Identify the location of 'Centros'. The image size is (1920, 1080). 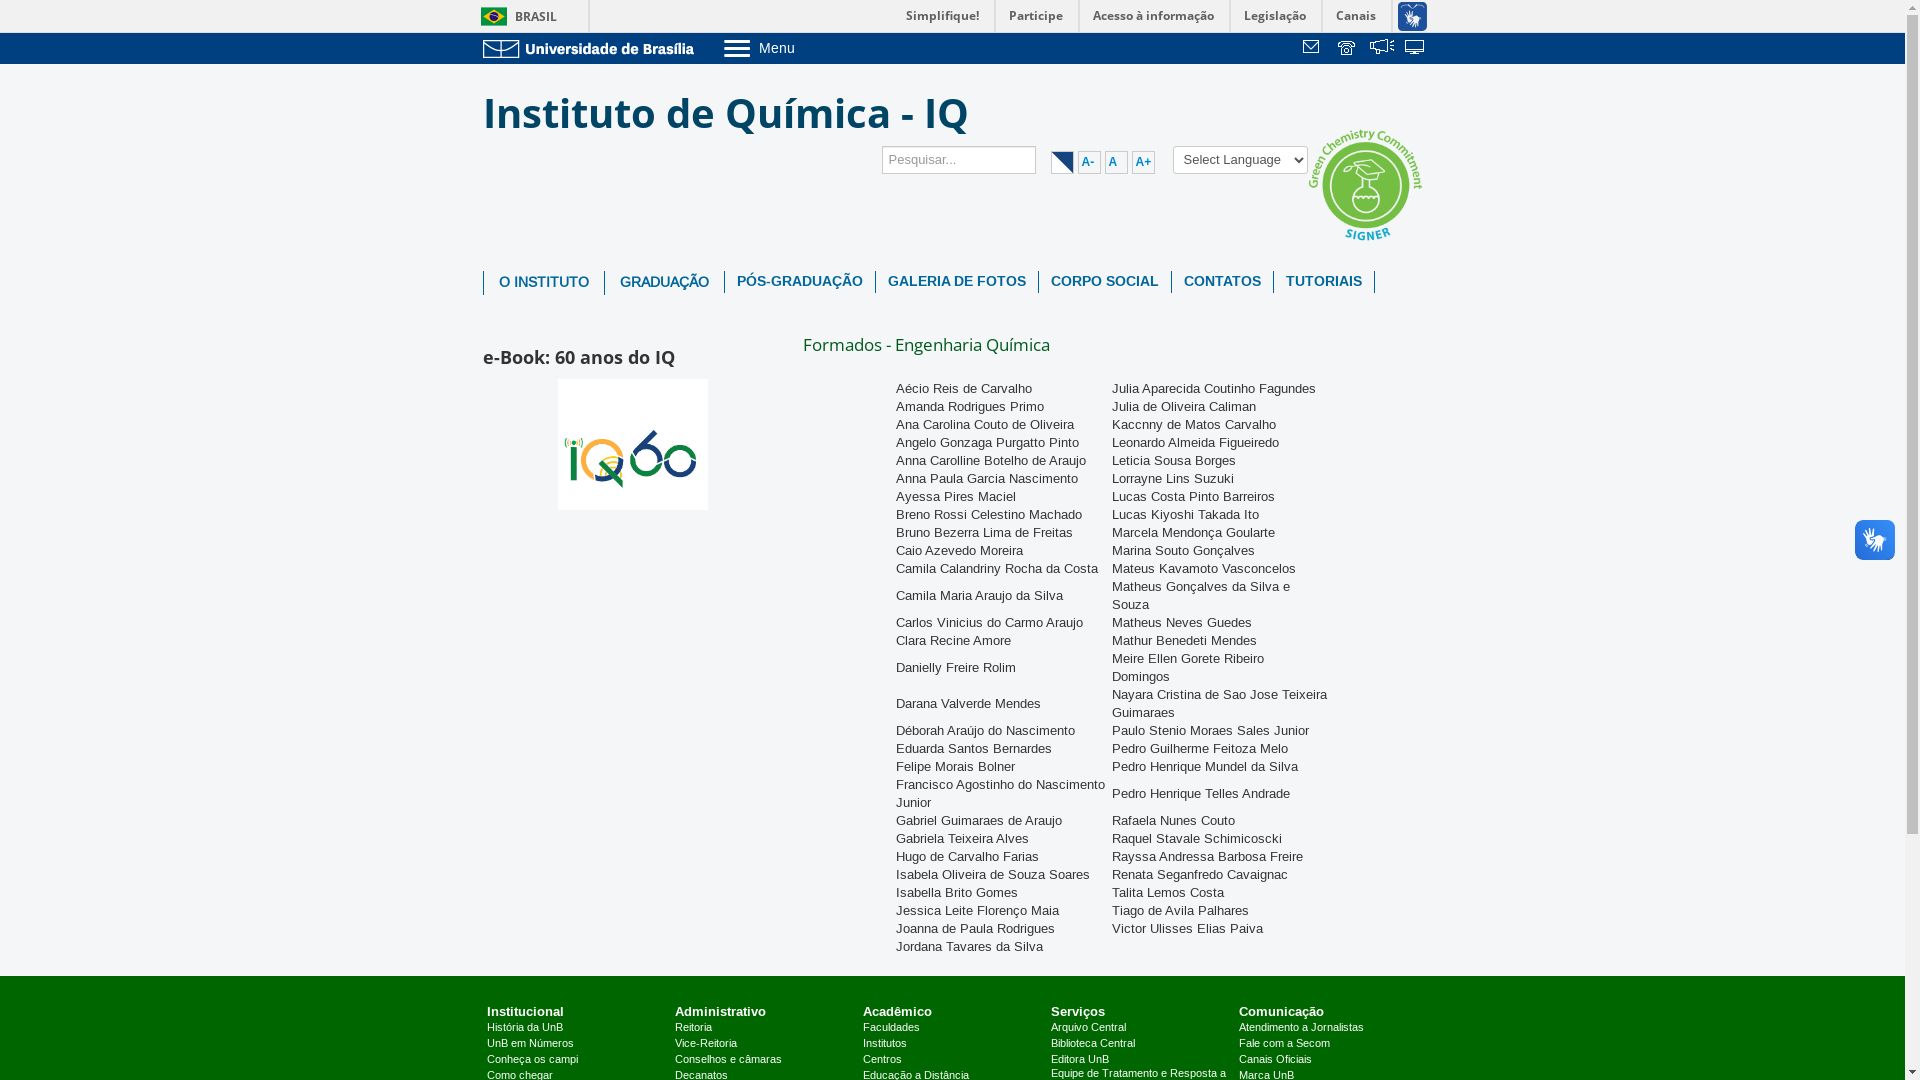
(863, 1059).